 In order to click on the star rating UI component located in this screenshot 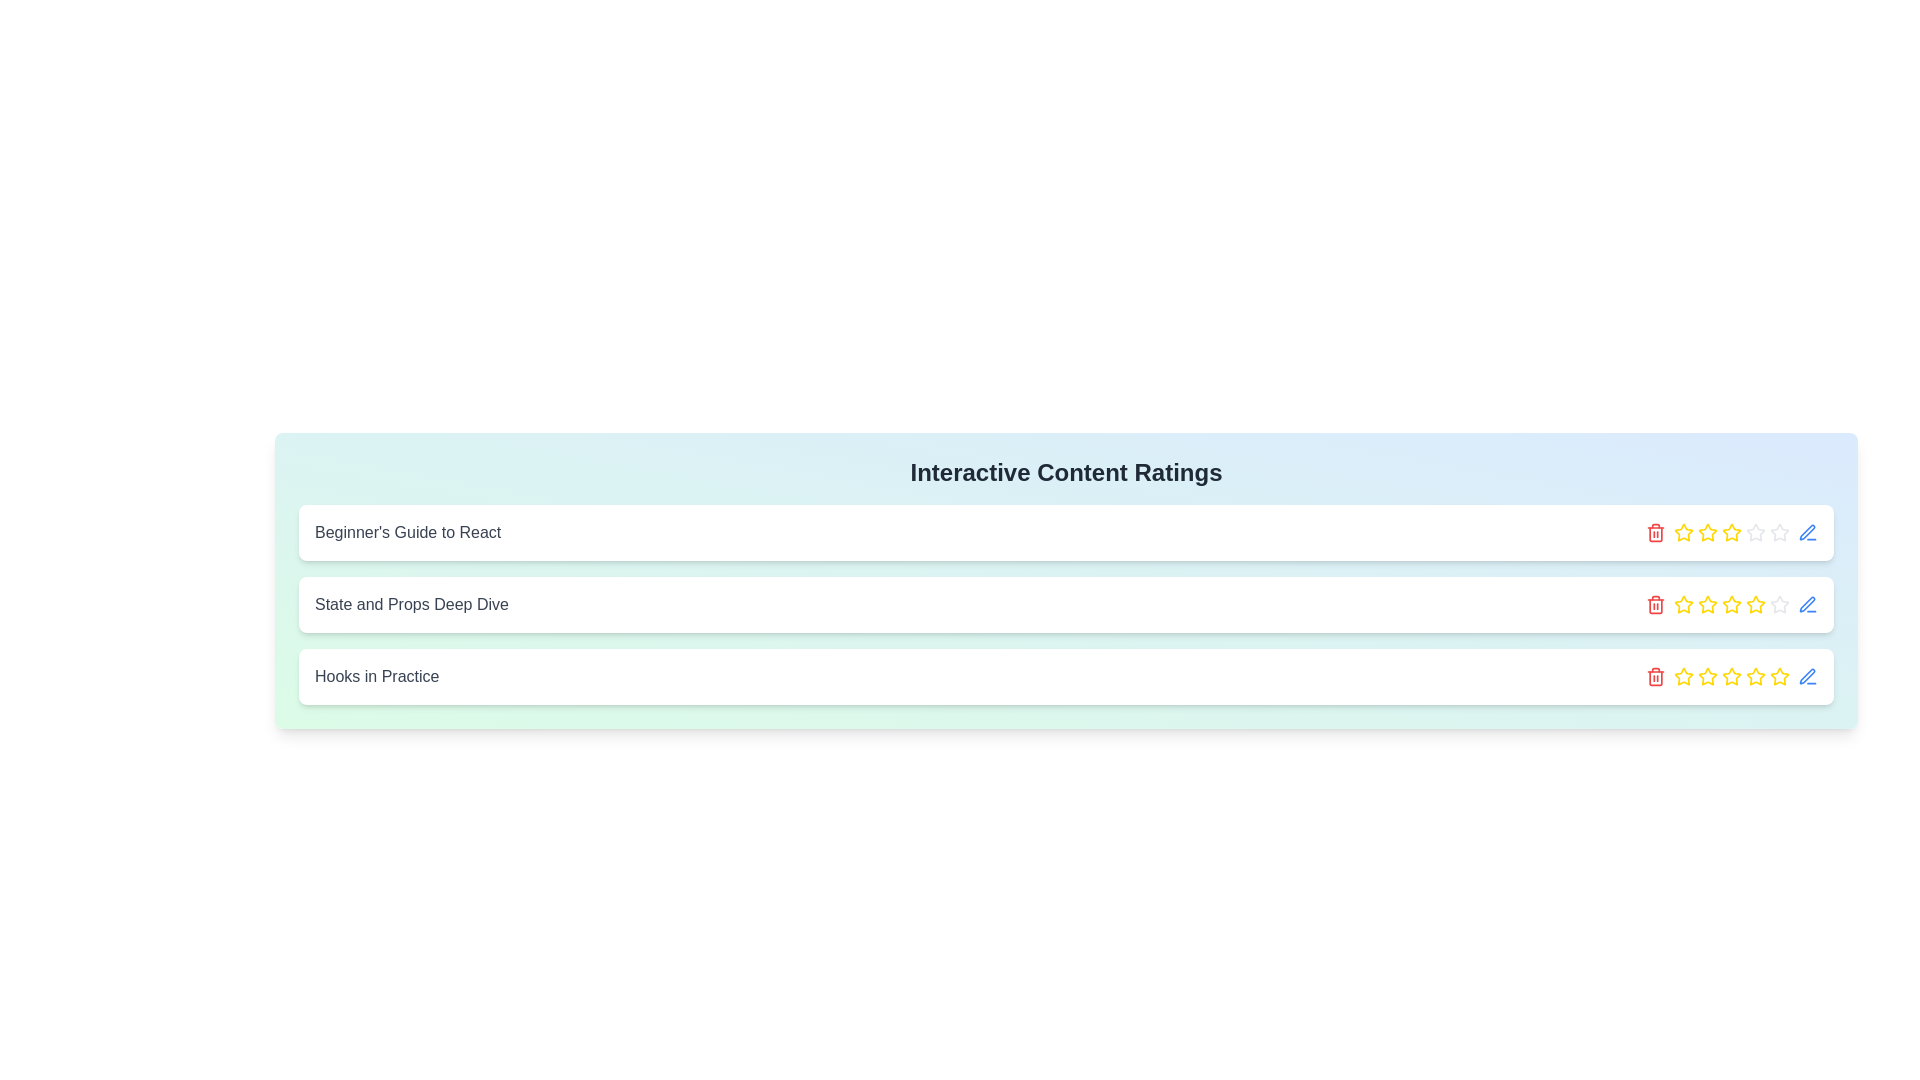, I will do `click(1731, 604)`.